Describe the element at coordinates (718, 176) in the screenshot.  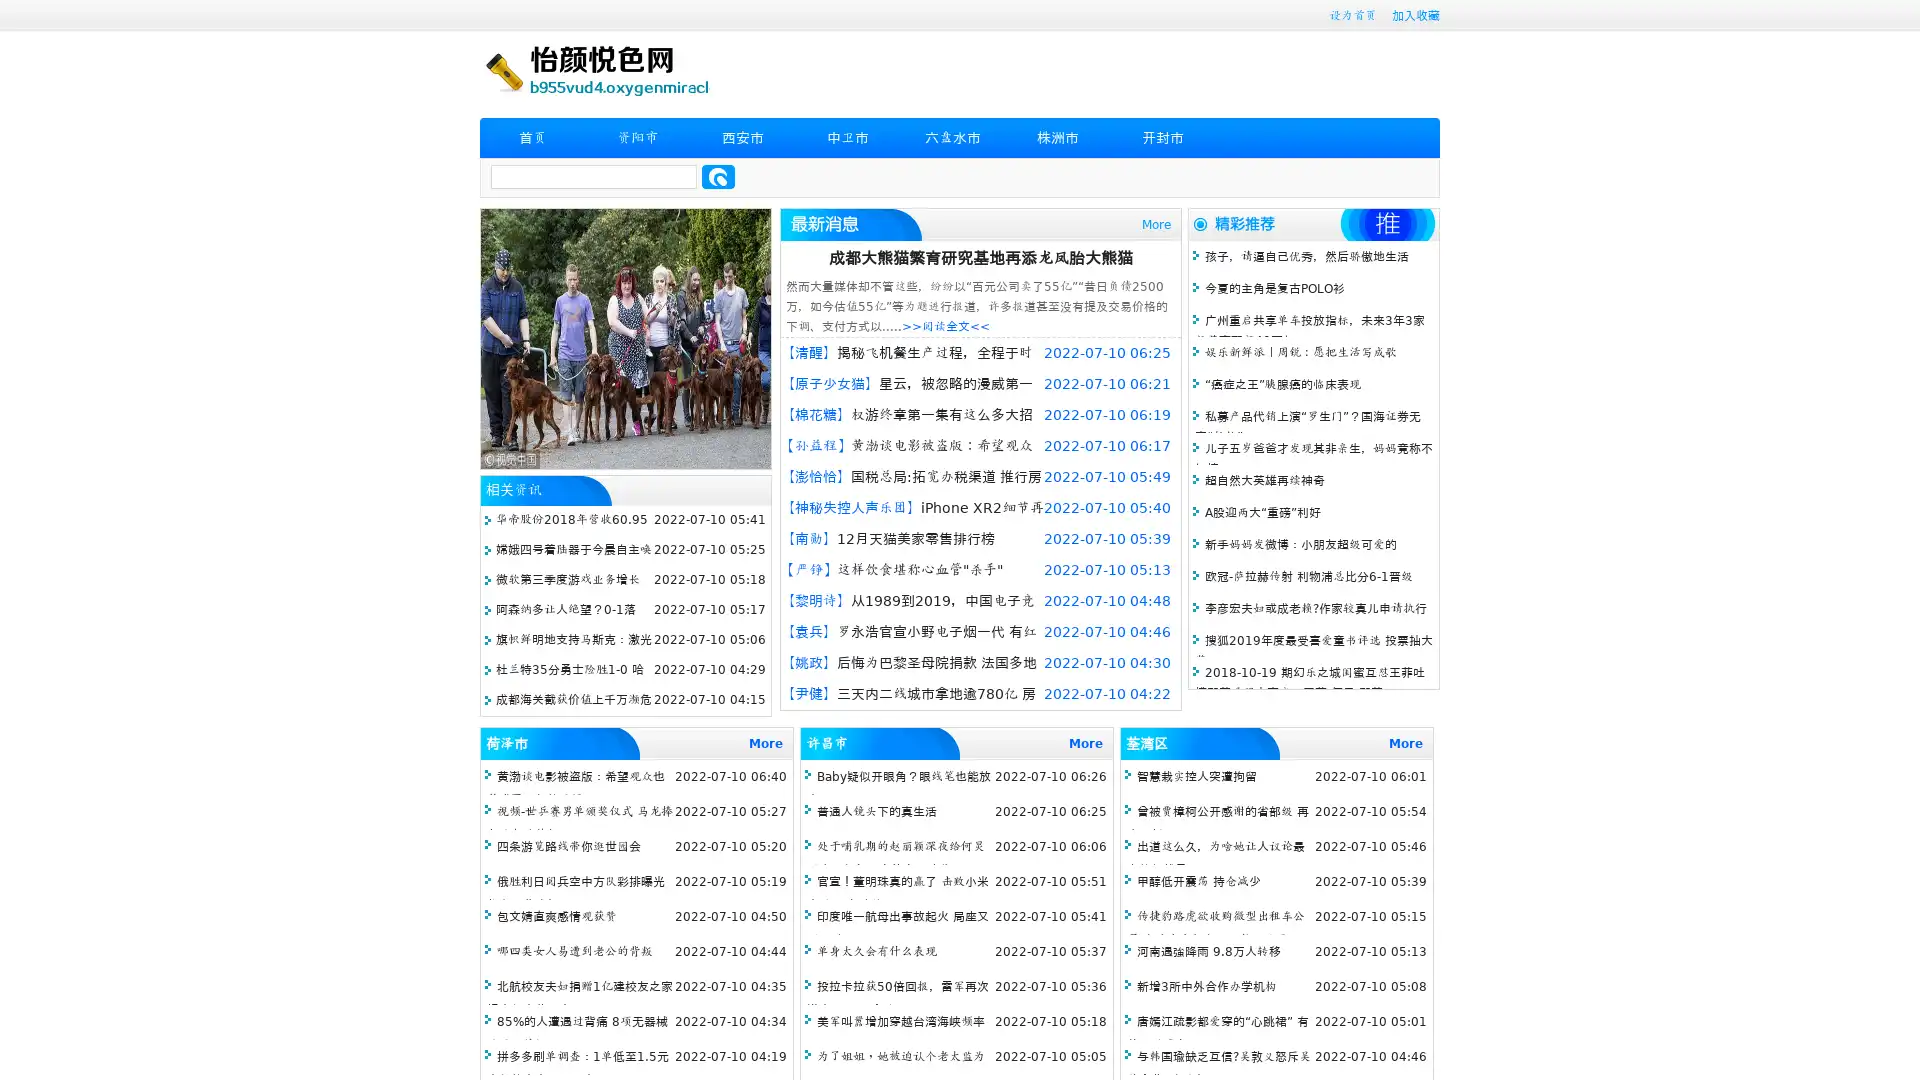
I see `Search` at that location.